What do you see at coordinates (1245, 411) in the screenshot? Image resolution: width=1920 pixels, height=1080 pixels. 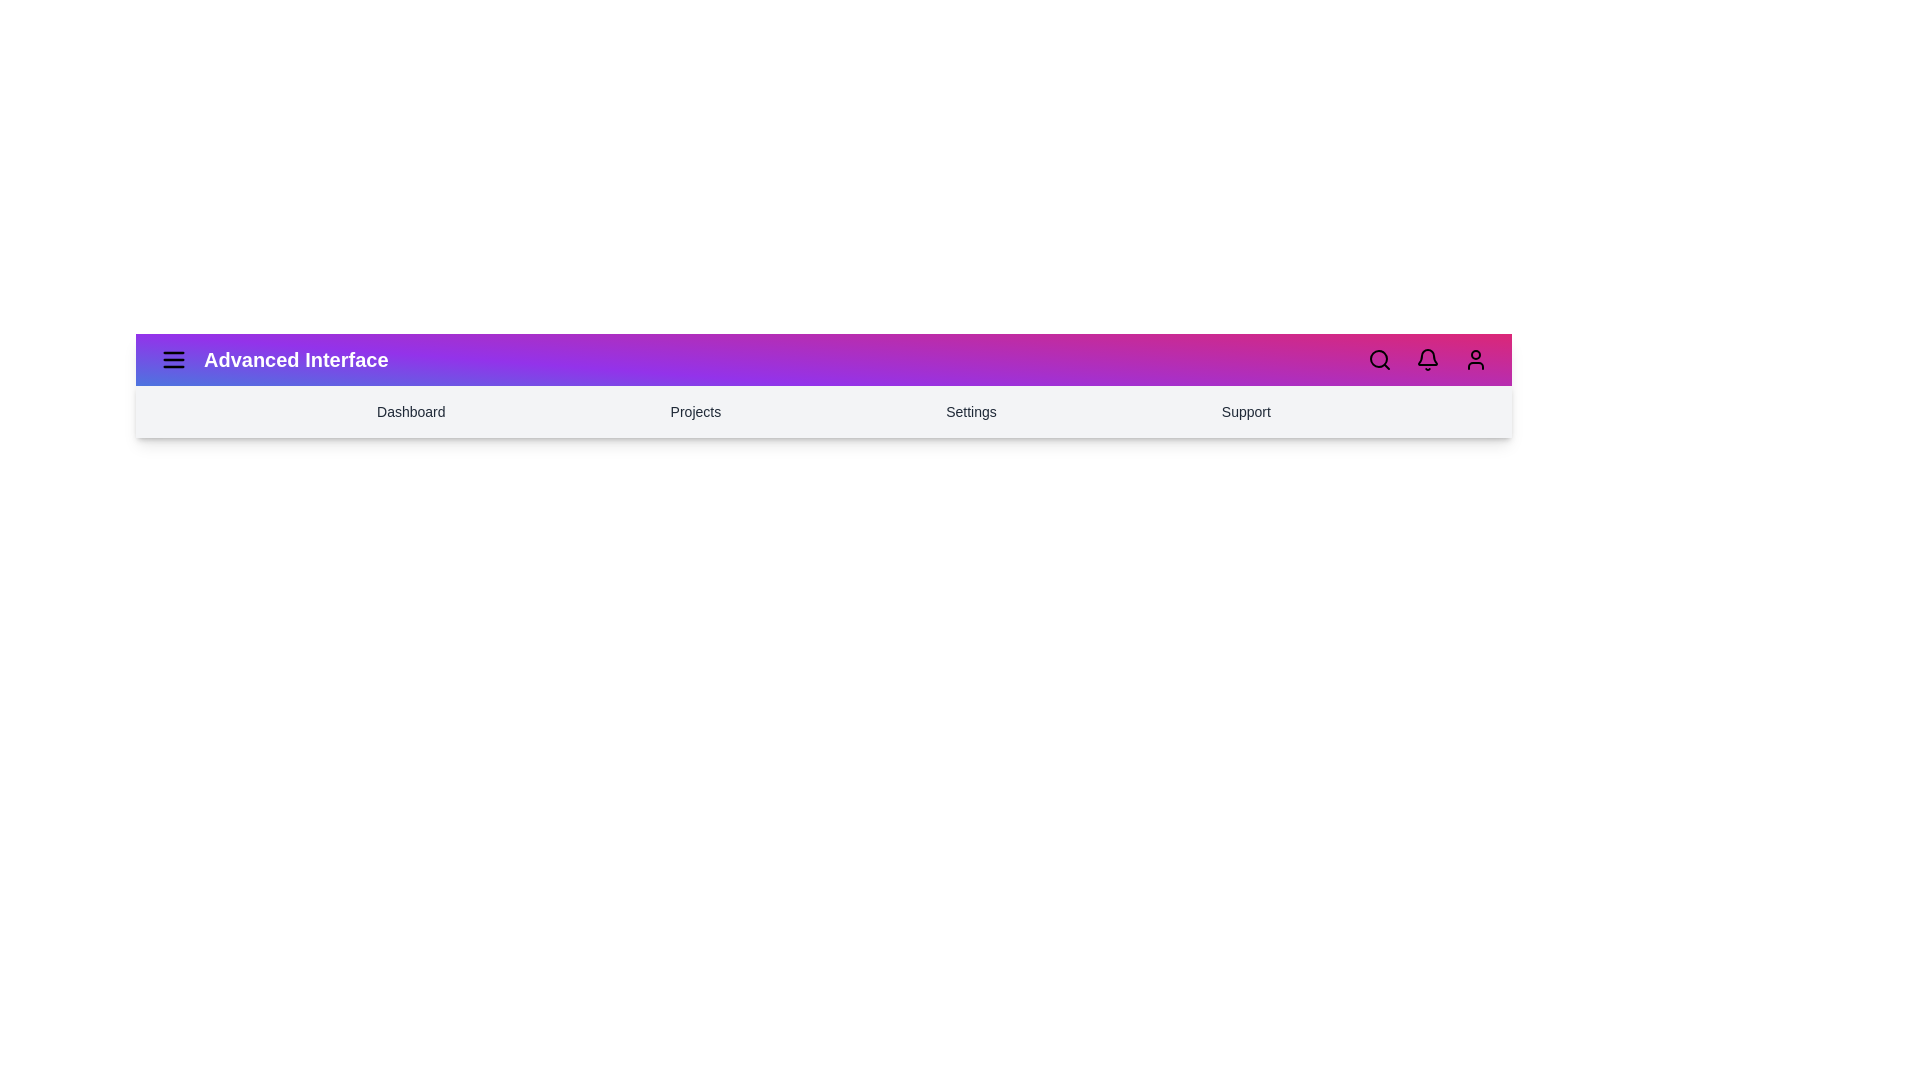 I see `the menu item Support to navigate to the respective section` at bounding box center [1245, 411].